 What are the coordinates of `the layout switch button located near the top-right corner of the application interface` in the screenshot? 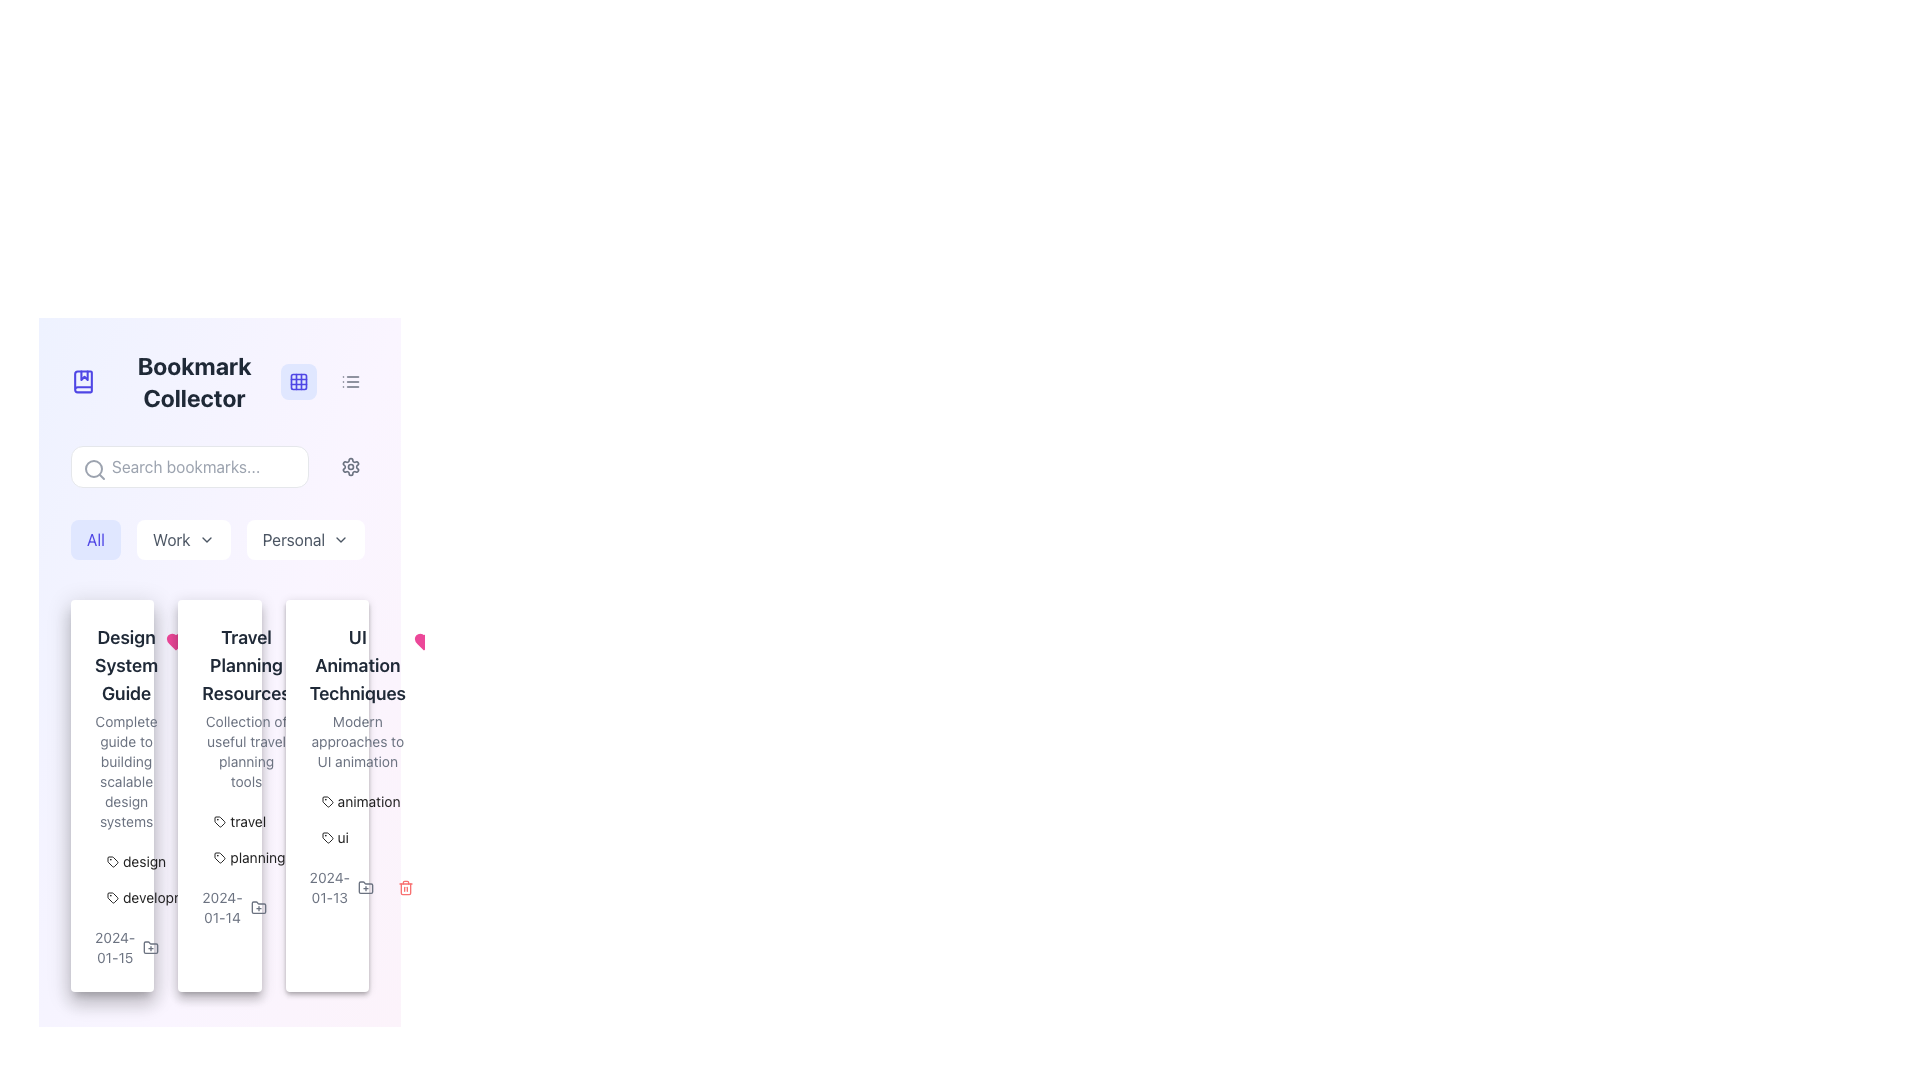 It's located at (350, 381).